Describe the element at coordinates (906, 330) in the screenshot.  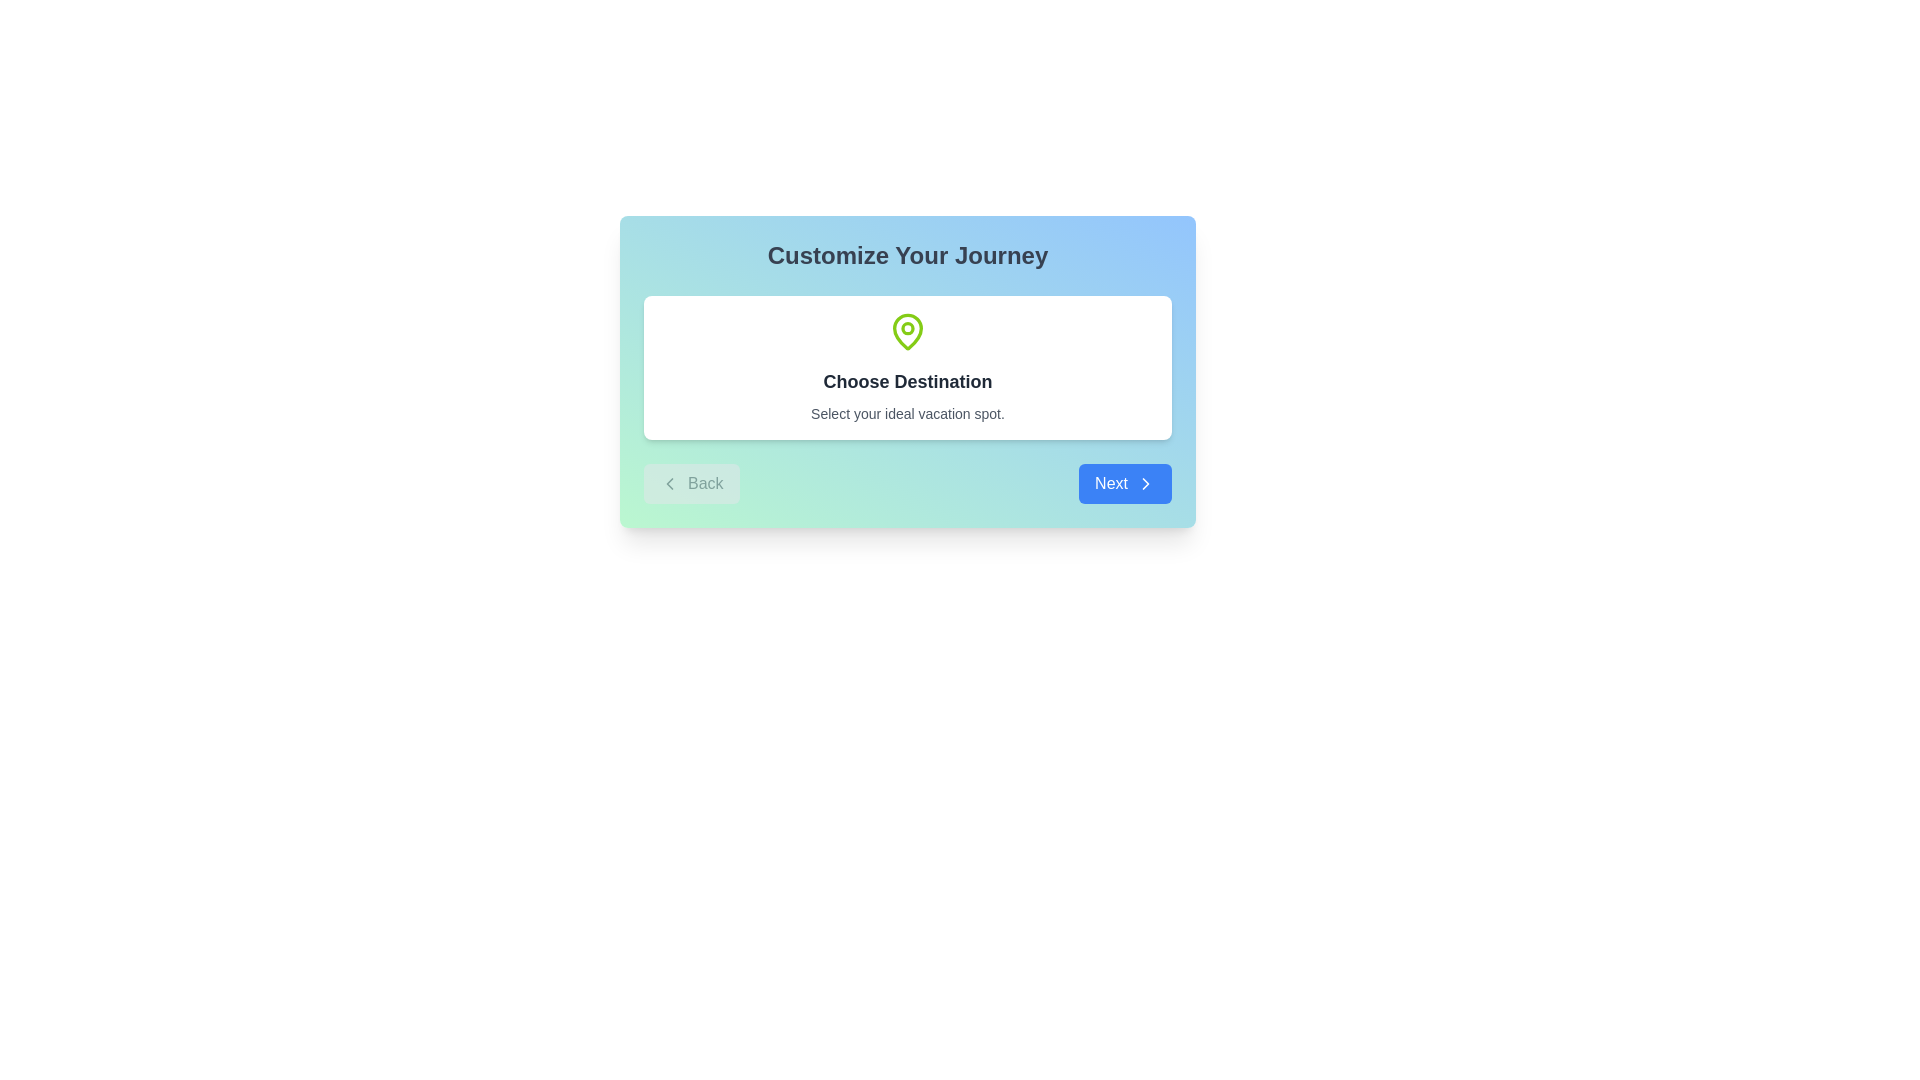
I see `the green map pin icon with a hollow circular center, which is centered within the 'Choose Destination' card` at that location.